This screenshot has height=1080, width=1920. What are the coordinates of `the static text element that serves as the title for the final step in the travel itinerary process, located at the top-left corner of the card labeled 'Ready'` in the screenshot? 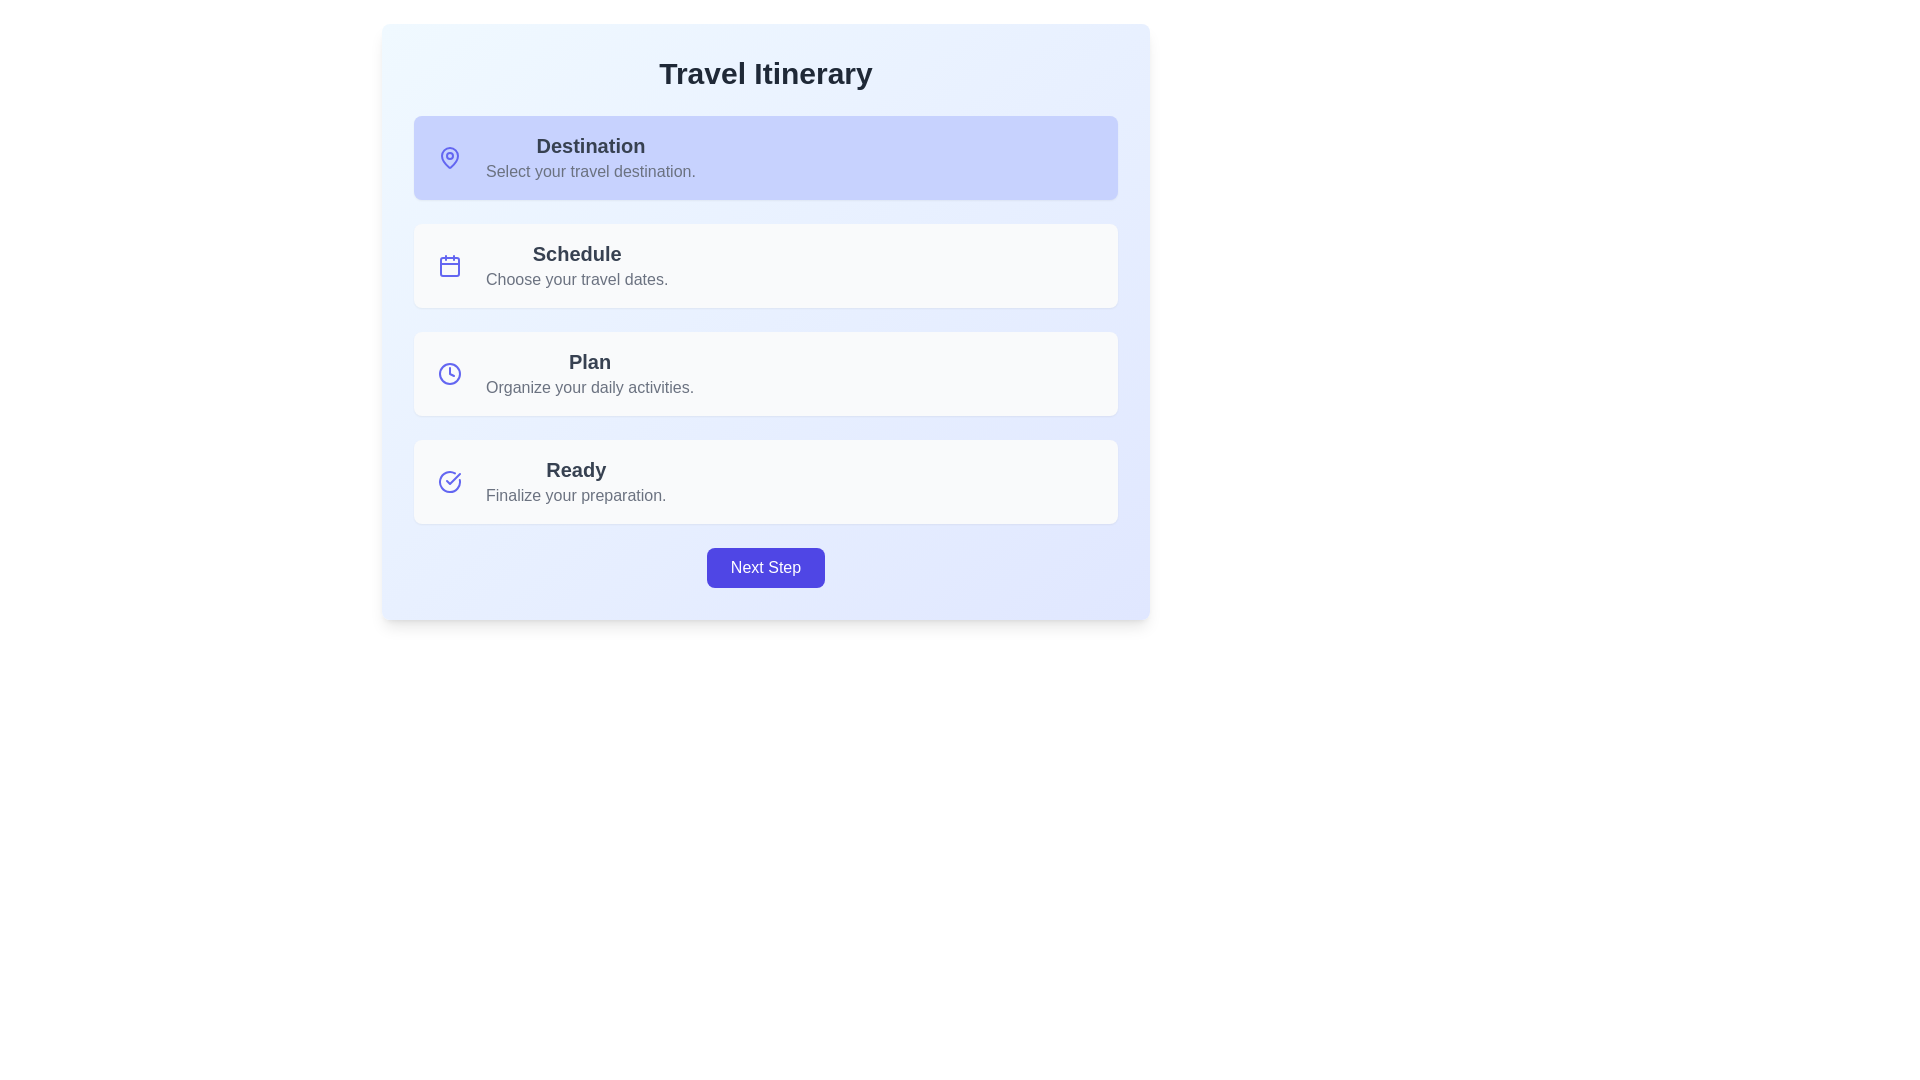 It's located at (575, 470).